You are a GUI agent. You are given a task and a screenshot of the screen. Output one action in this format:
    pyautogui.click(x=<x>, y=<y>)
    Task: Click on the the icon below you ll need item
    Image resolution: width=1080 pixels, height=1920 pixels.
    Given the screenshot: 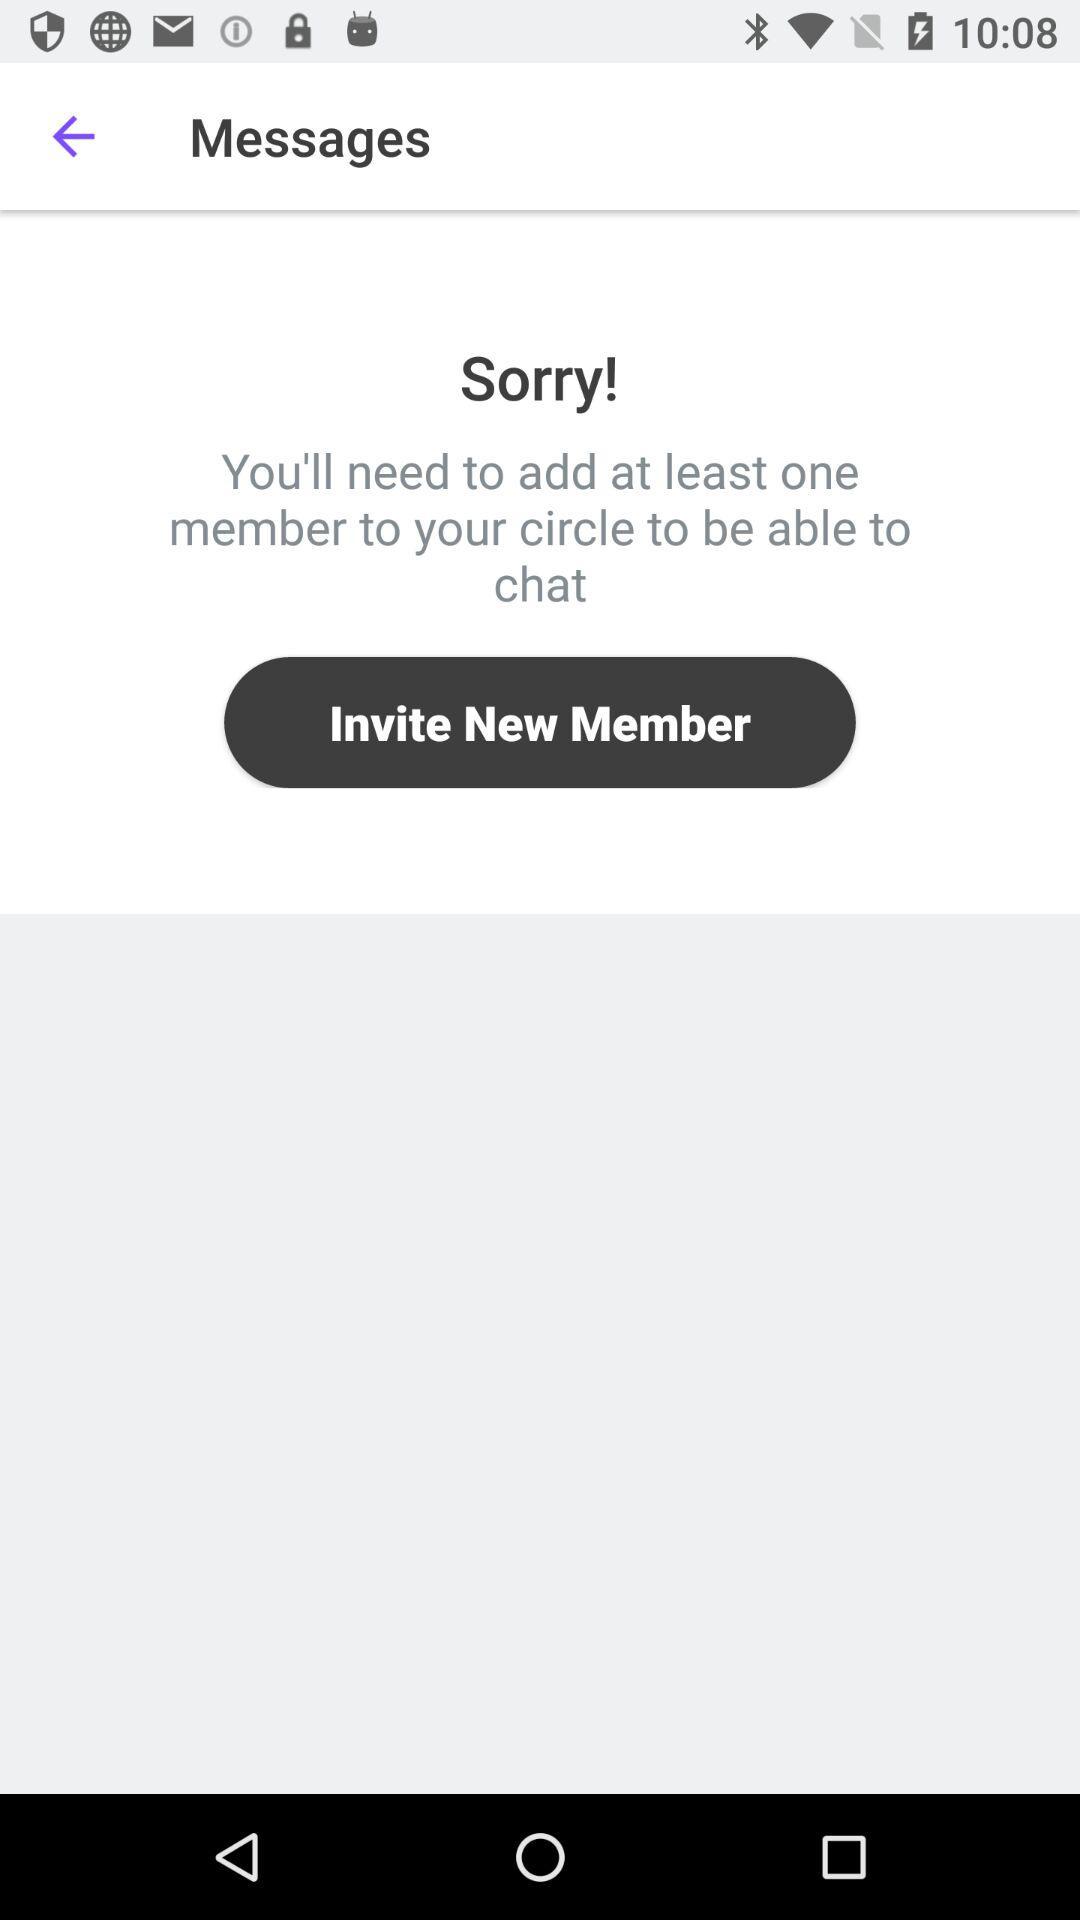 What is the action you would take?
    pyautogui.click(x=540, y=721)
    